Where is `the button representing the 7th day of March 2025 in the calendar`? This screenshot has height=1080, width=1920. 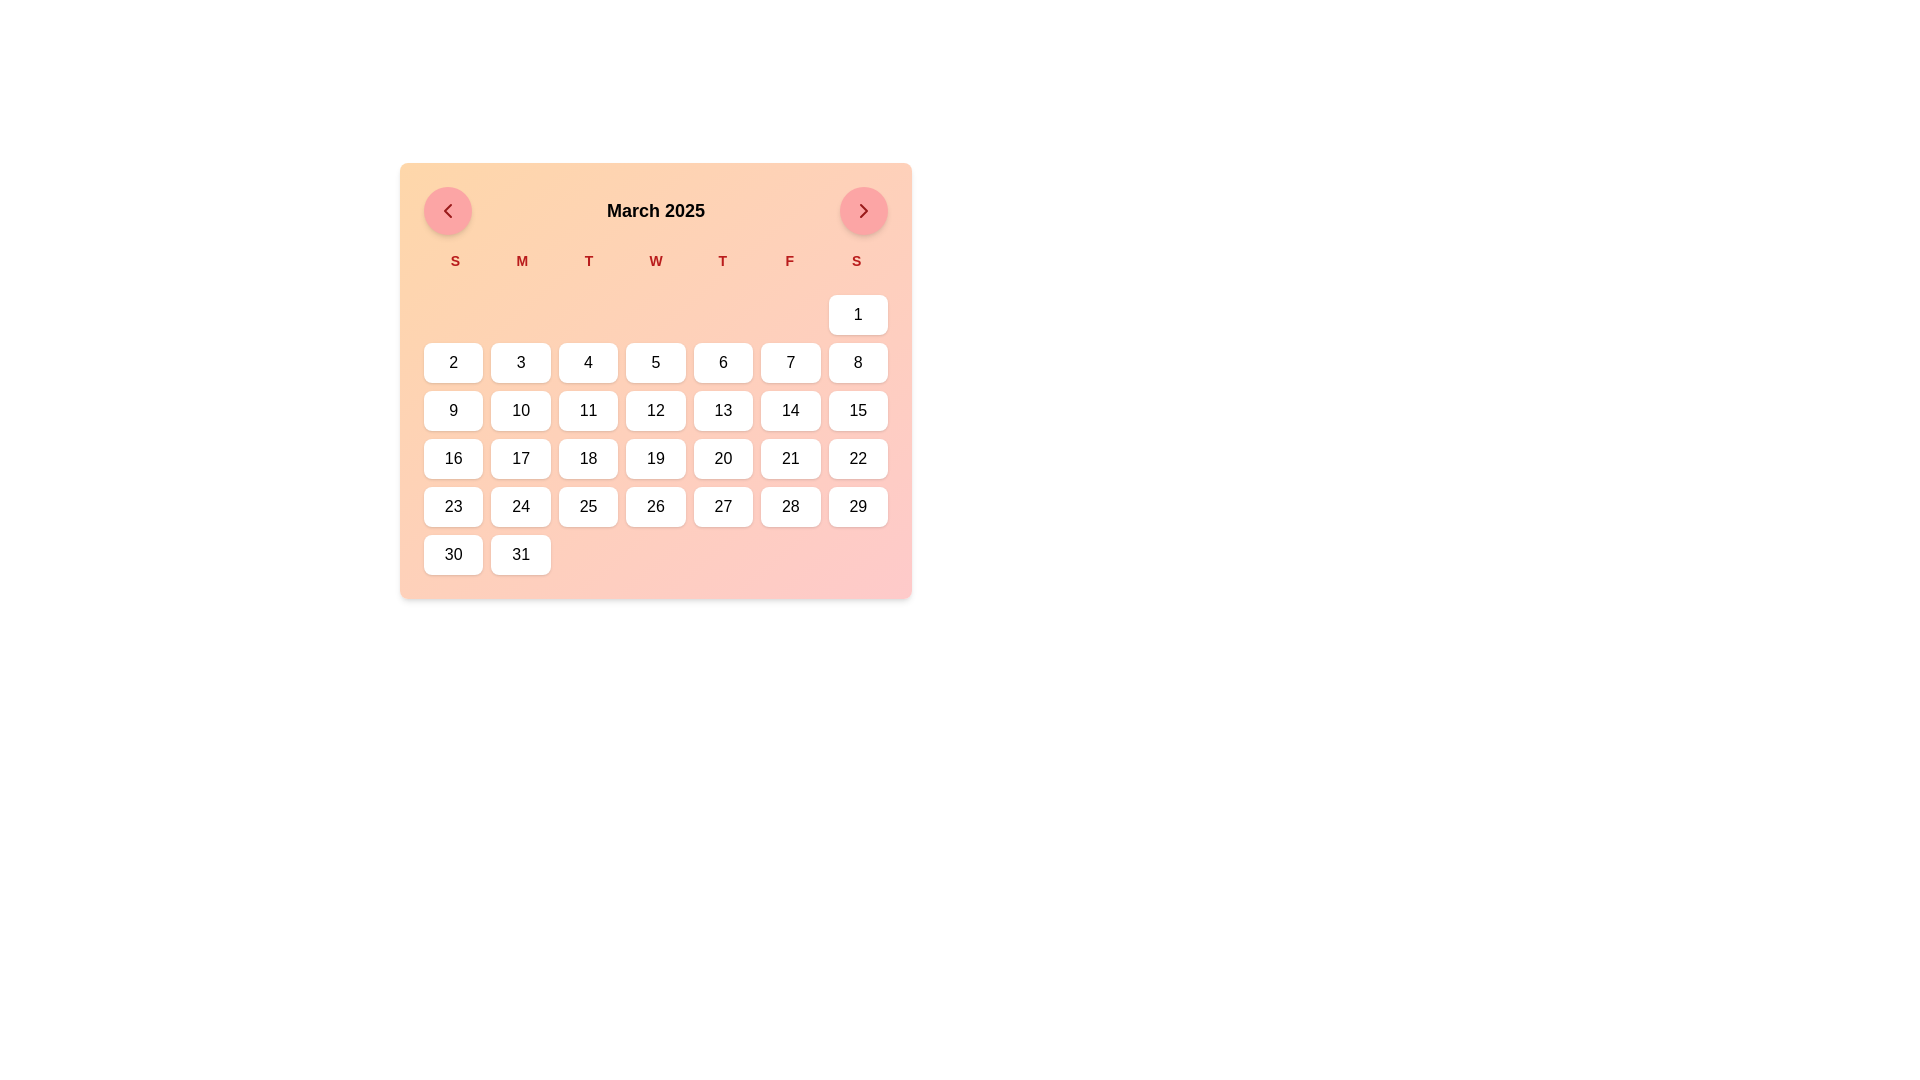
the button representing the 7th day of March 2025 in the calendar is located at coordinates (789, 362).